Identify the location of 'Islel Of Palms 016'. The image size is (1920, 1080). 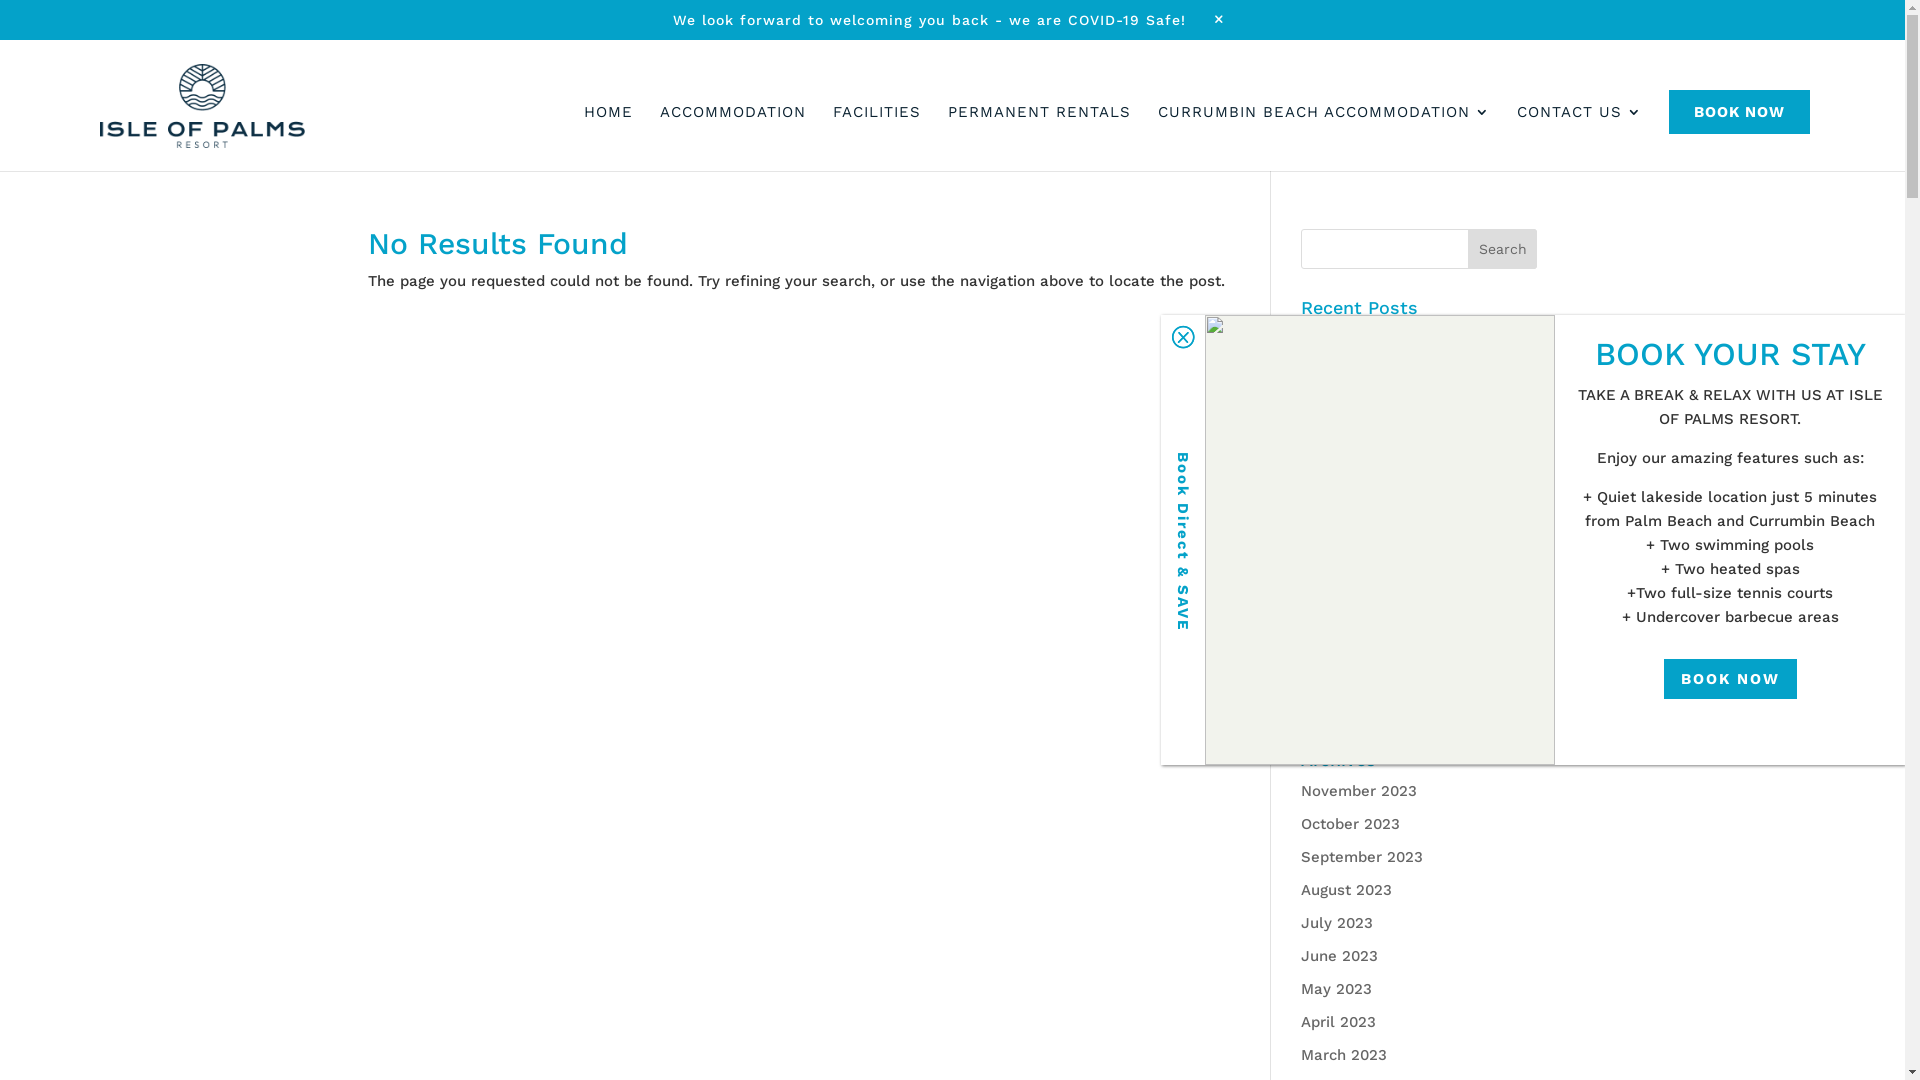
(1379, 540).